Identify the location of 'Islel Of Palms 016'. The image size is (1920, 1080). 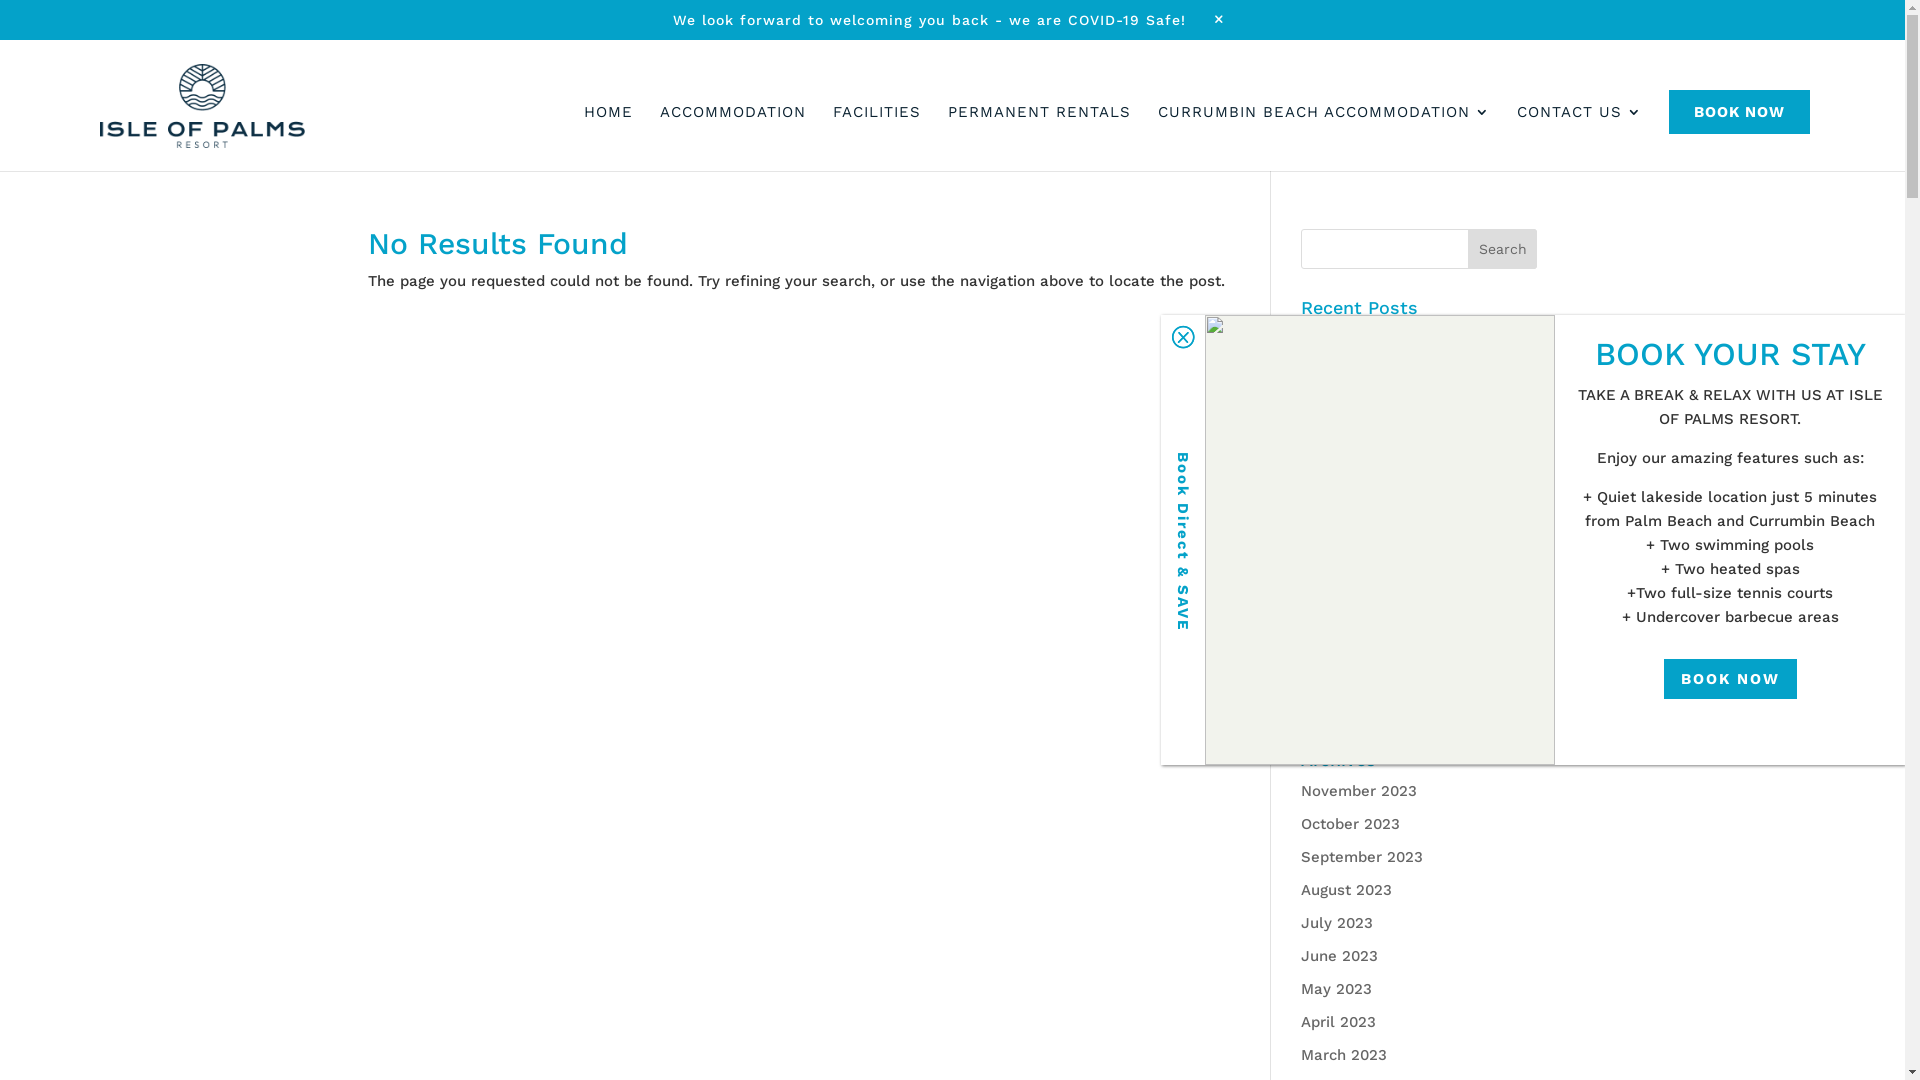
(1379, 540).